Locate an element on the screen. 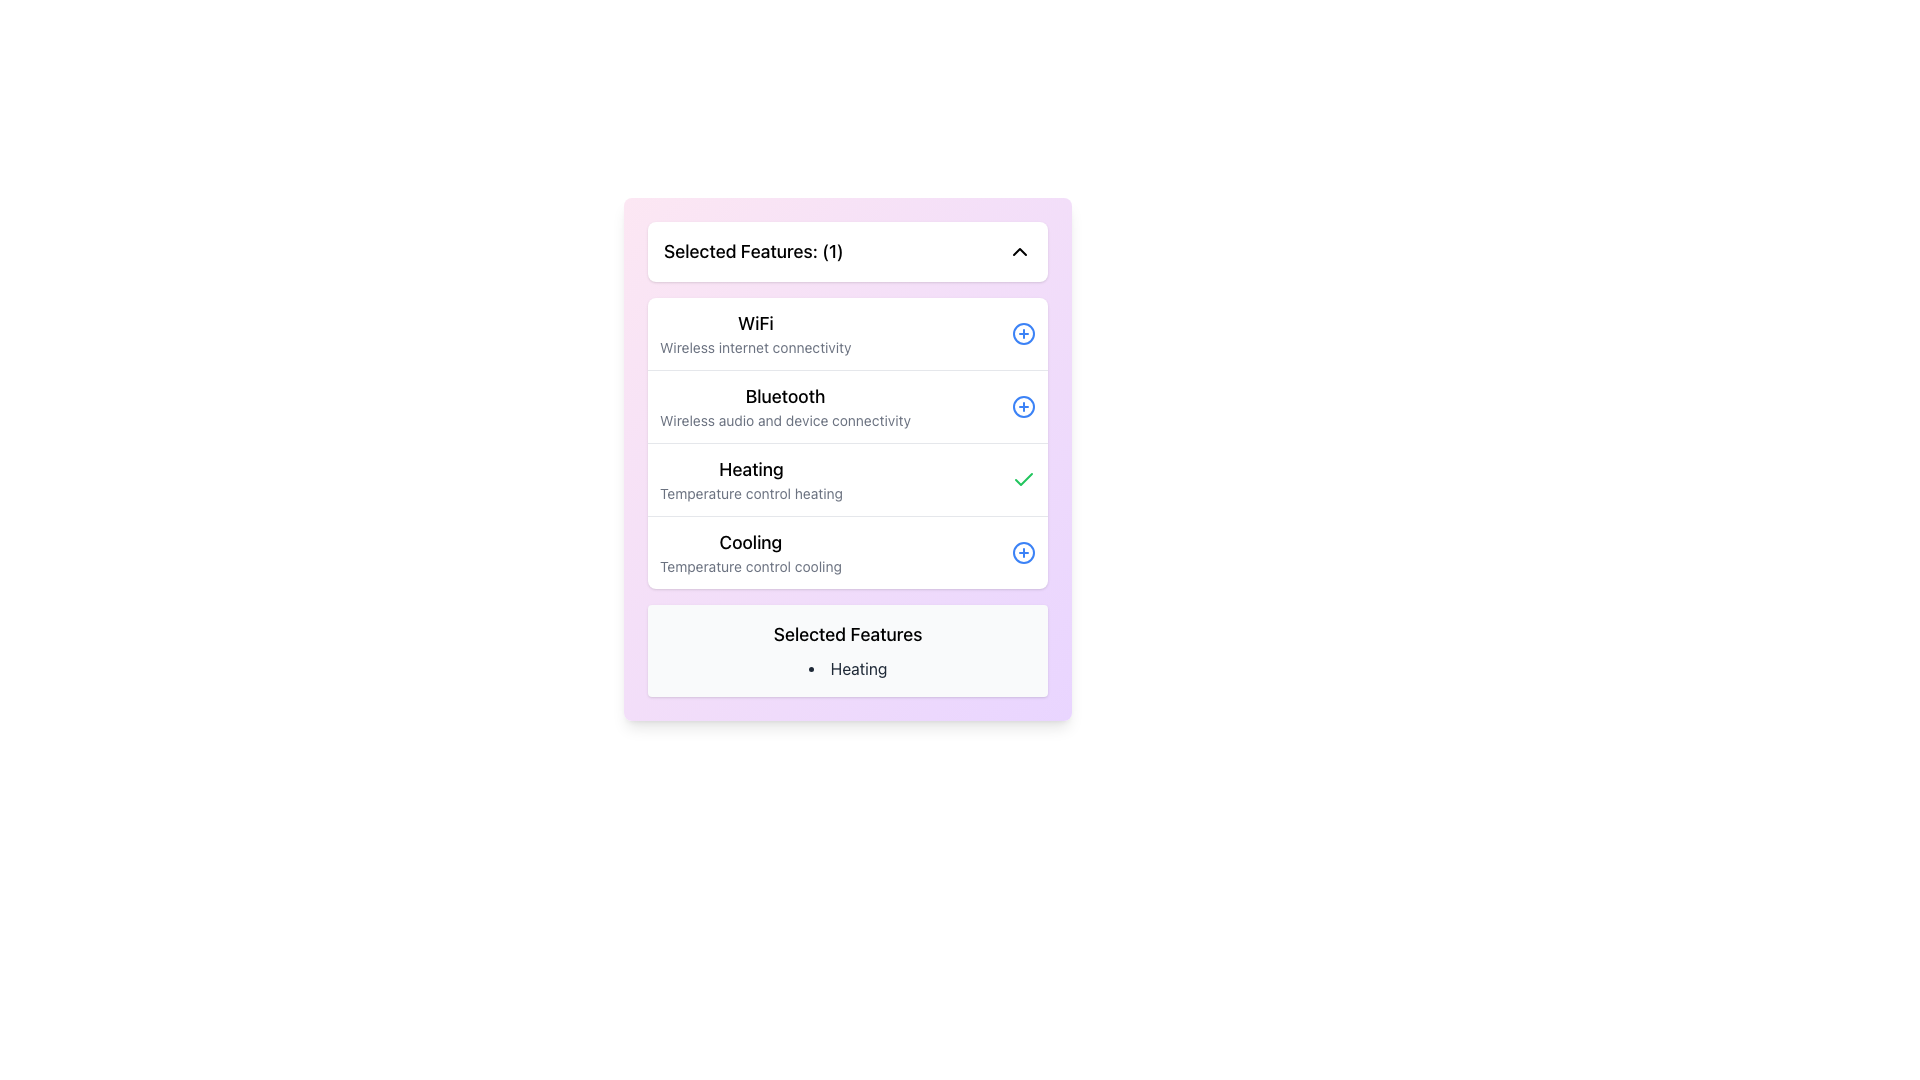 The image size is (1920, 1080). the 'Bluetooth' text label that provides information about 'Wireless audio and device connectivity', positioned as the second item in the vertical list of features is located at coordinates (784, 406).